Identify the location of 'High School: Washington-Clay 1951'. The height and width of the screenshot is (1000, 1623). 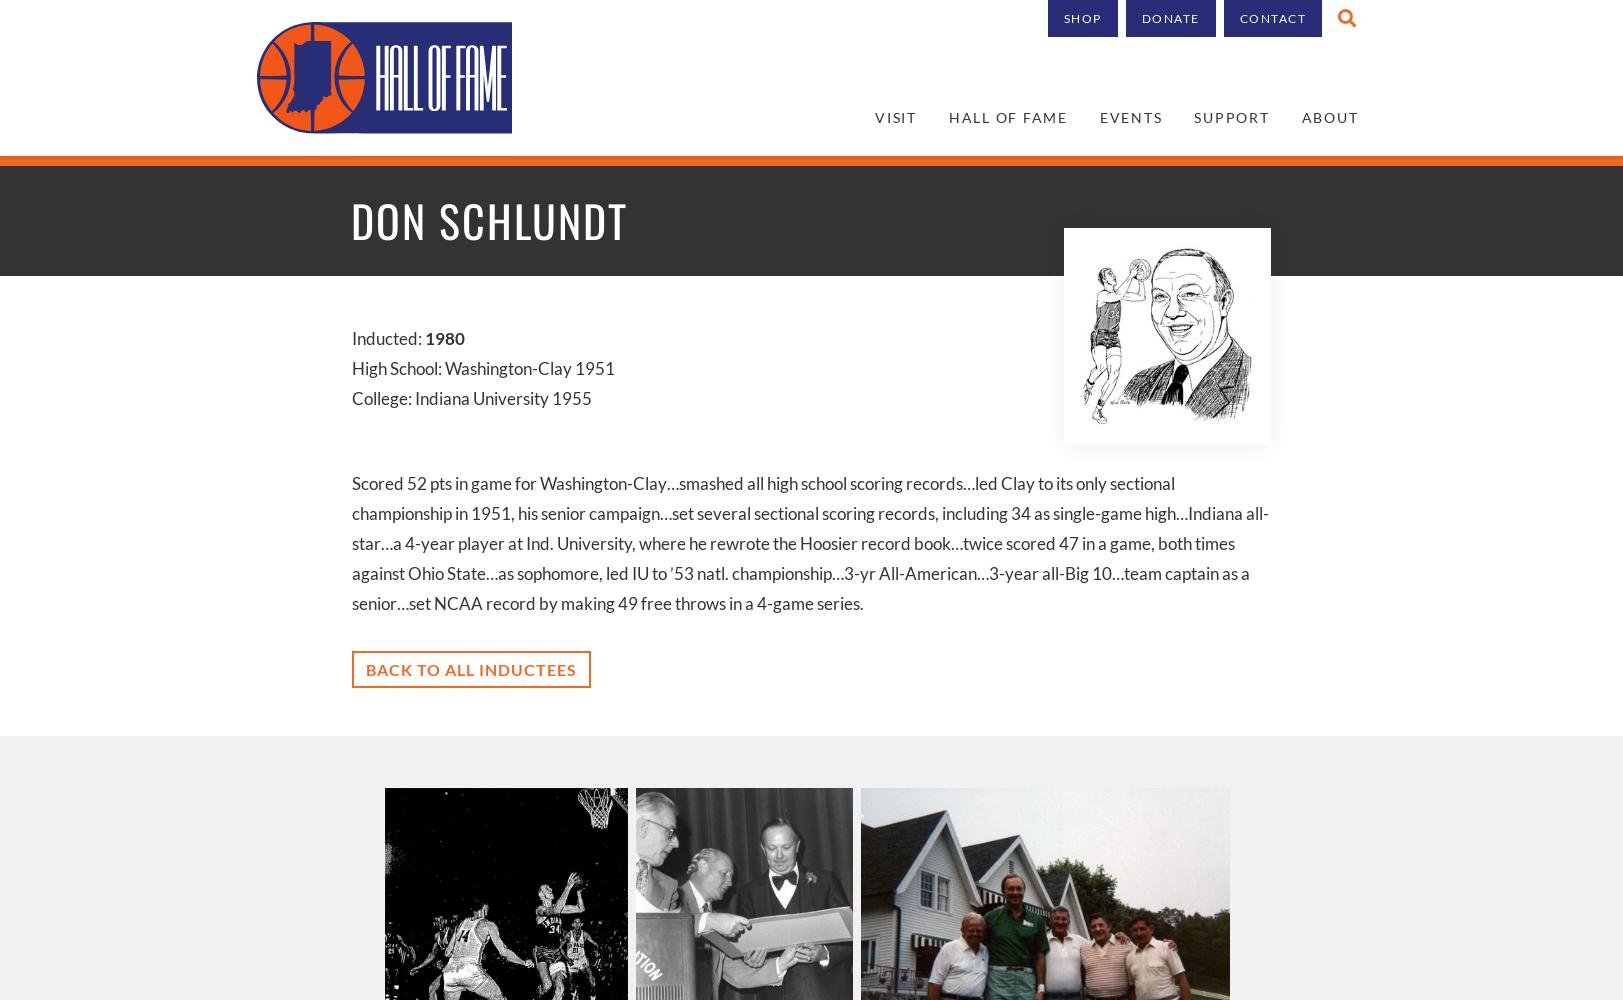
(482, 367).